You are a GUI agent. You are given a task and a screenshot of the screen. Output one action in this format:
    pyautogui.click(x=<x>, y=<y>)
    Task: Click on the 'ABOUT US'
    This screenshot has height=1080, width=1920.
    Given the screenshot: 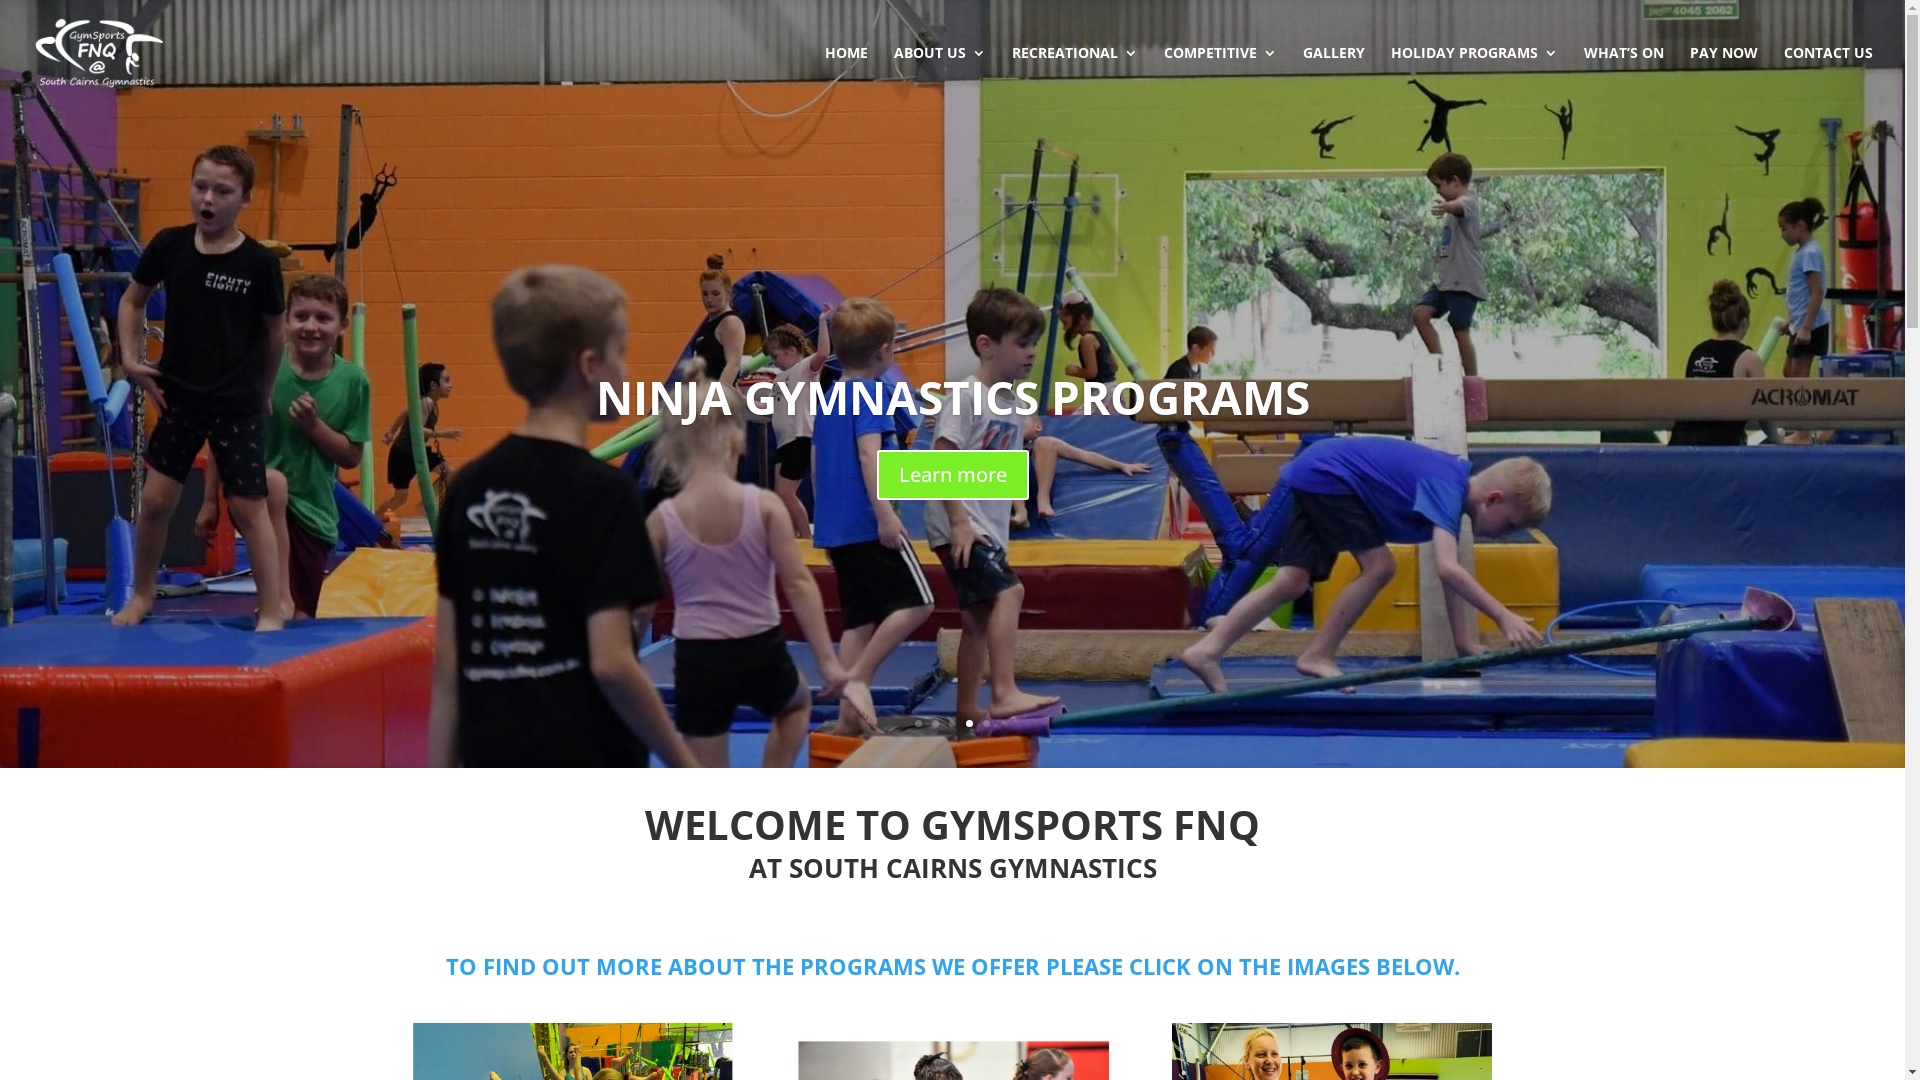 What is the action you would take?
    pyautogui.click(x=939, y=75)
    